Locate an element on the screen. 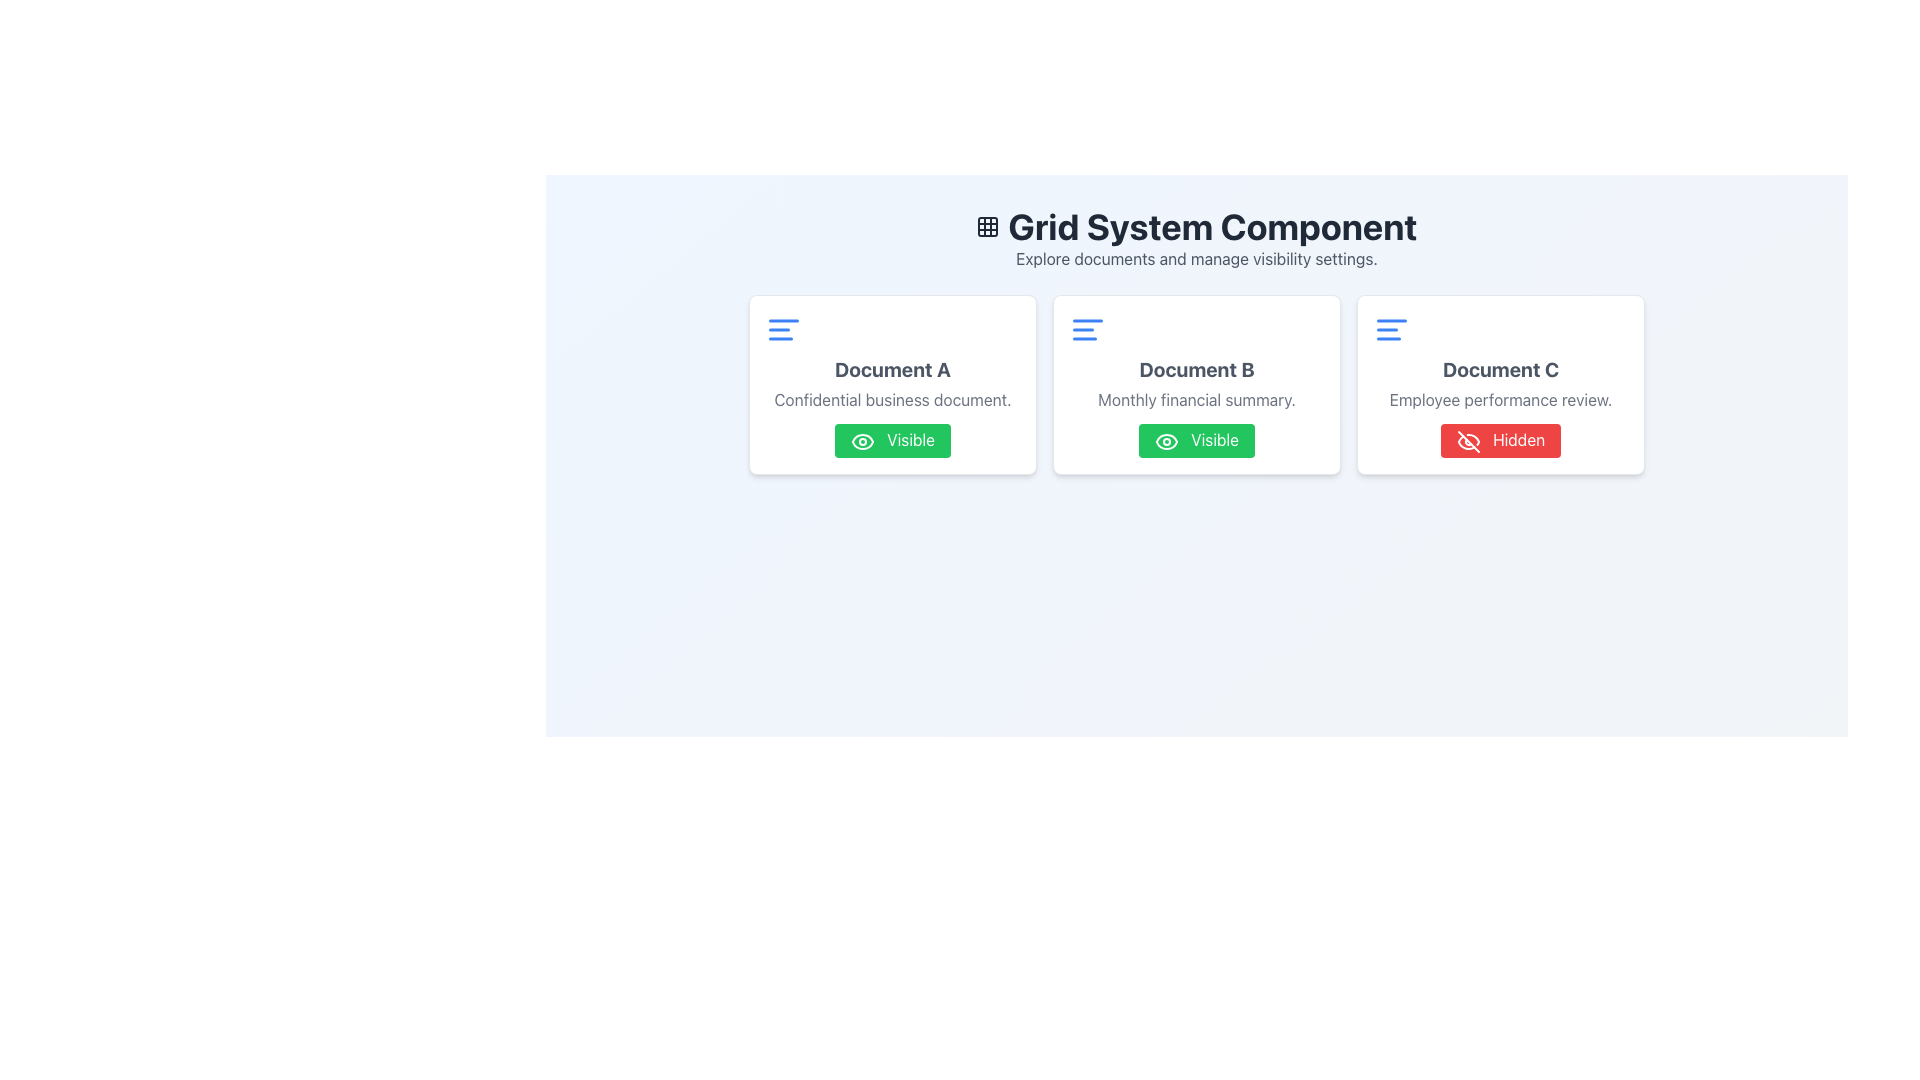 The height and width of the screenshot is (1080, 1920). the title text element located in the second card of a three-card grid layout, positioned centrally below an icon and above the 'Monthly financial summary.' description is located at coordinates (1196, 370).